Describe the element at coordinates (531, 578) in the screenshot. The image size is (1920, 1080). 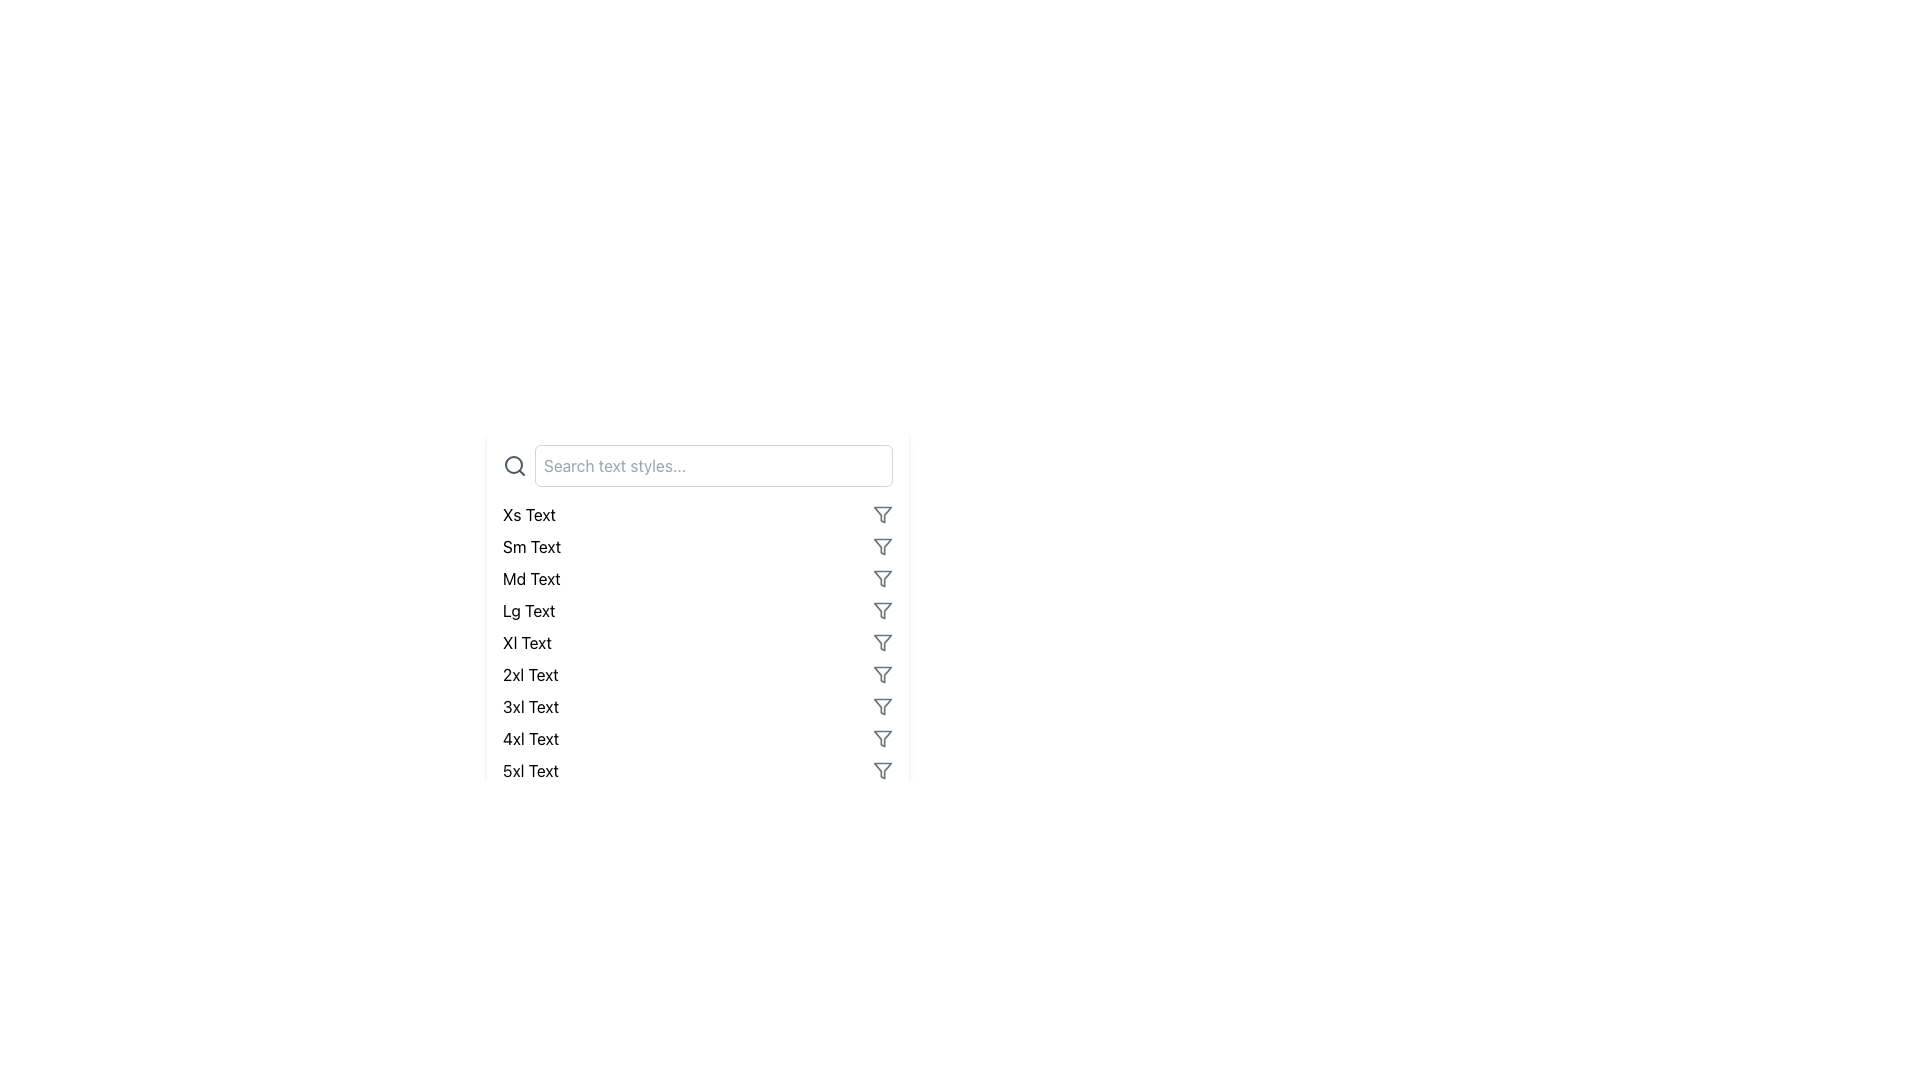
I see `the text label displaying 'Md Text' by moving the cursor to its center for emphasis` at that location.